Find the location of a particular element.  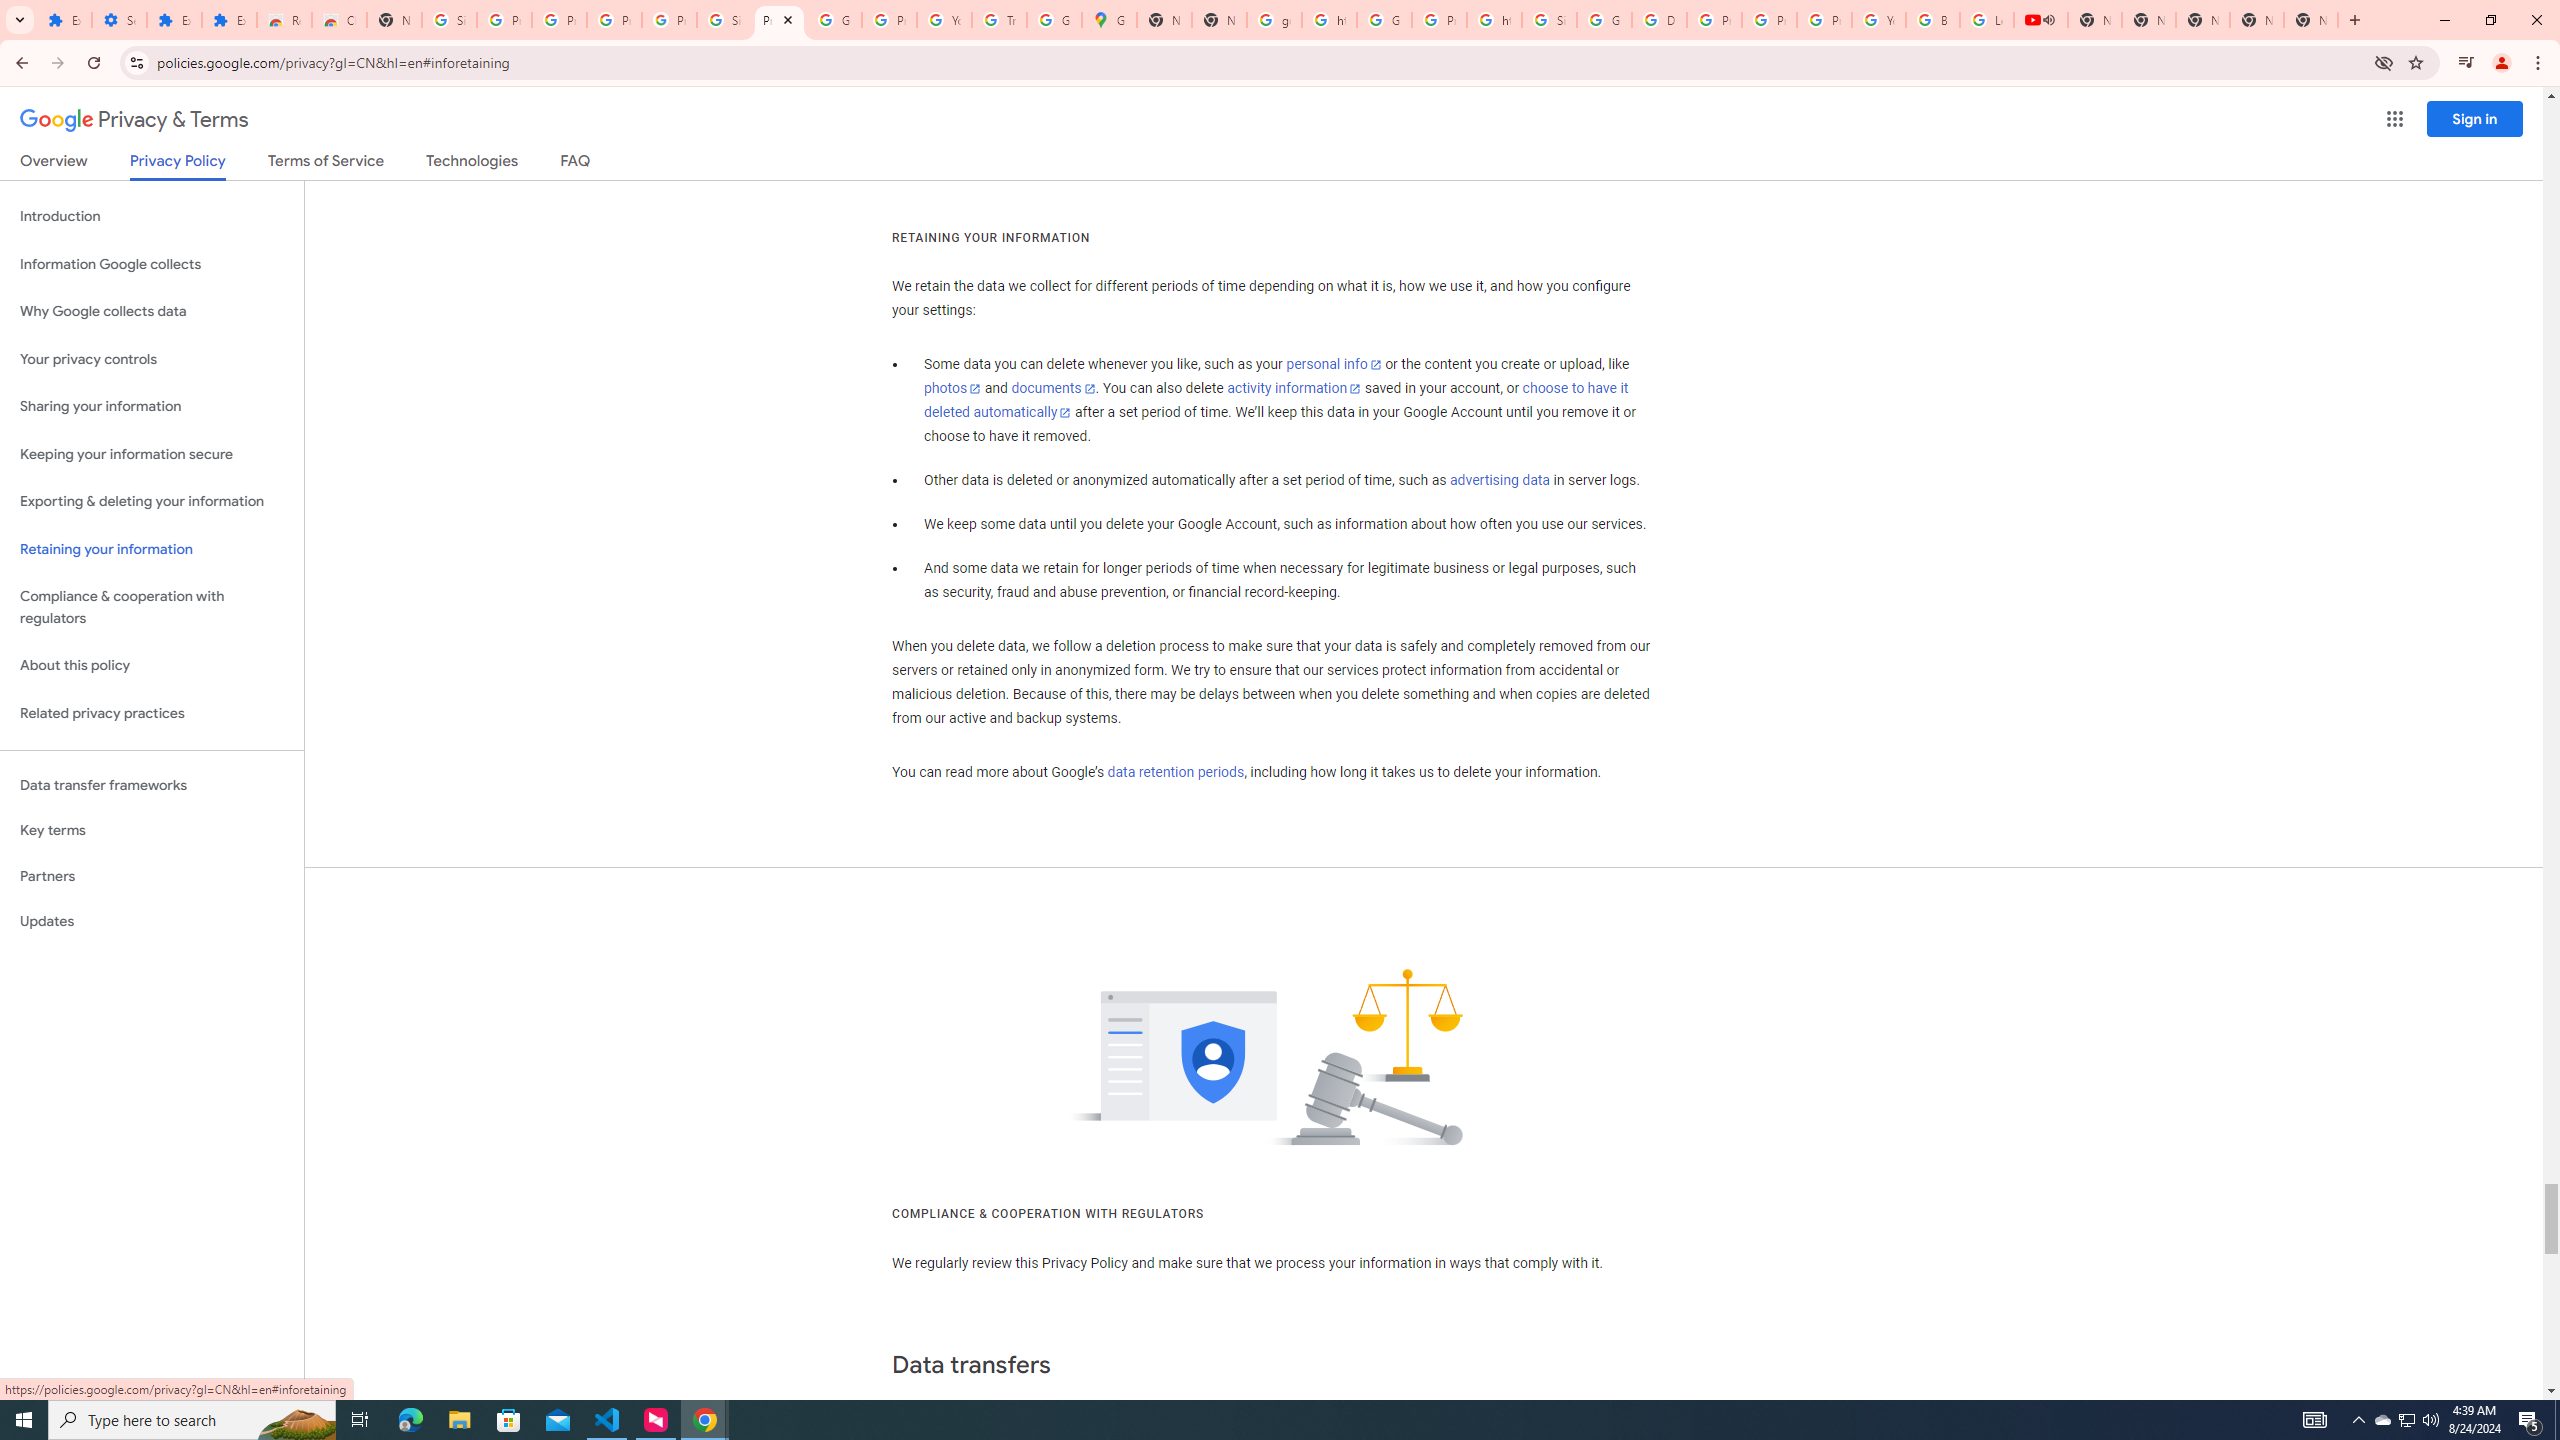

'Updates' is located at coordinates (151, 920).